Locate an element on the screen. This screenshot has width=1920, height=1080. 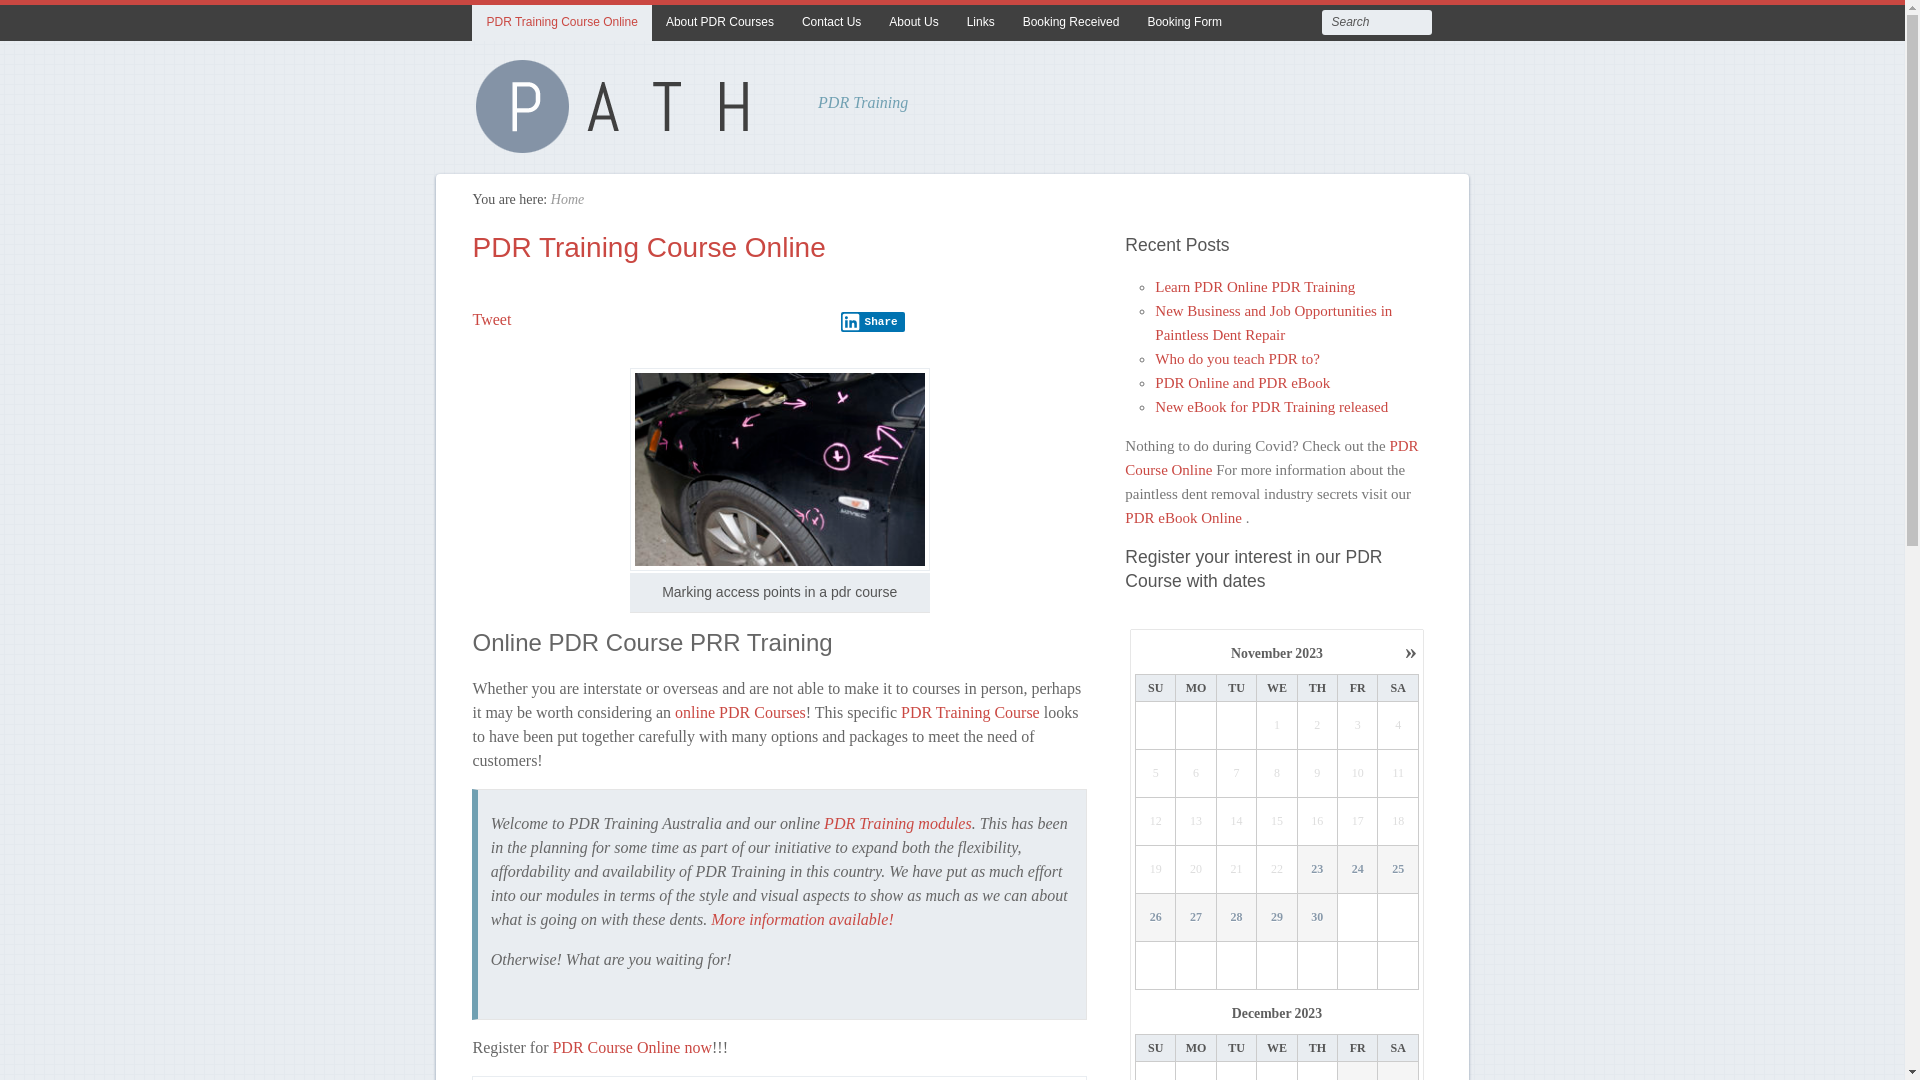
'Booking Form' is located at coordinates (1184, 23).